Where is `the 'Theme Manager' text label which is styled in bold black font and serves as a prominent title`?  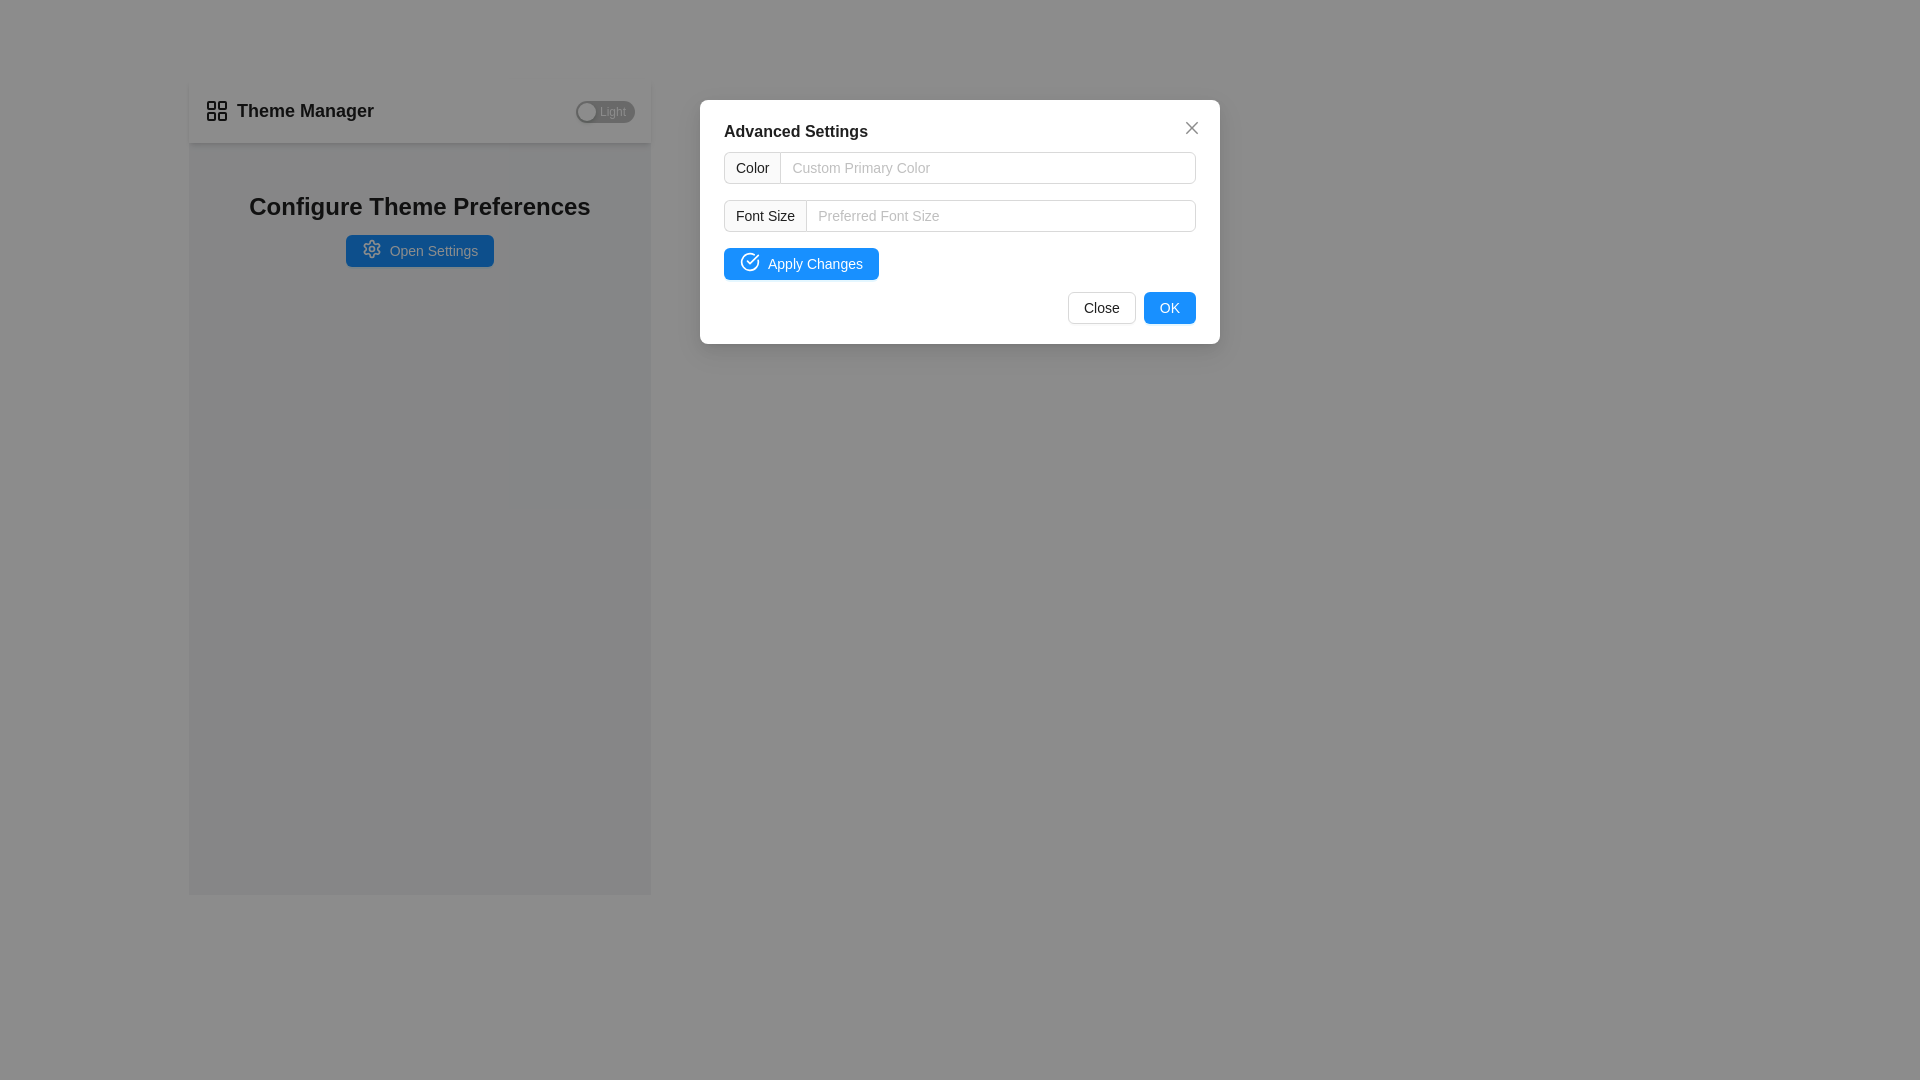 the 'Theme Manager' text label which is styled in bold black font and serves as a prominent title is located at coordinates (304, 111).